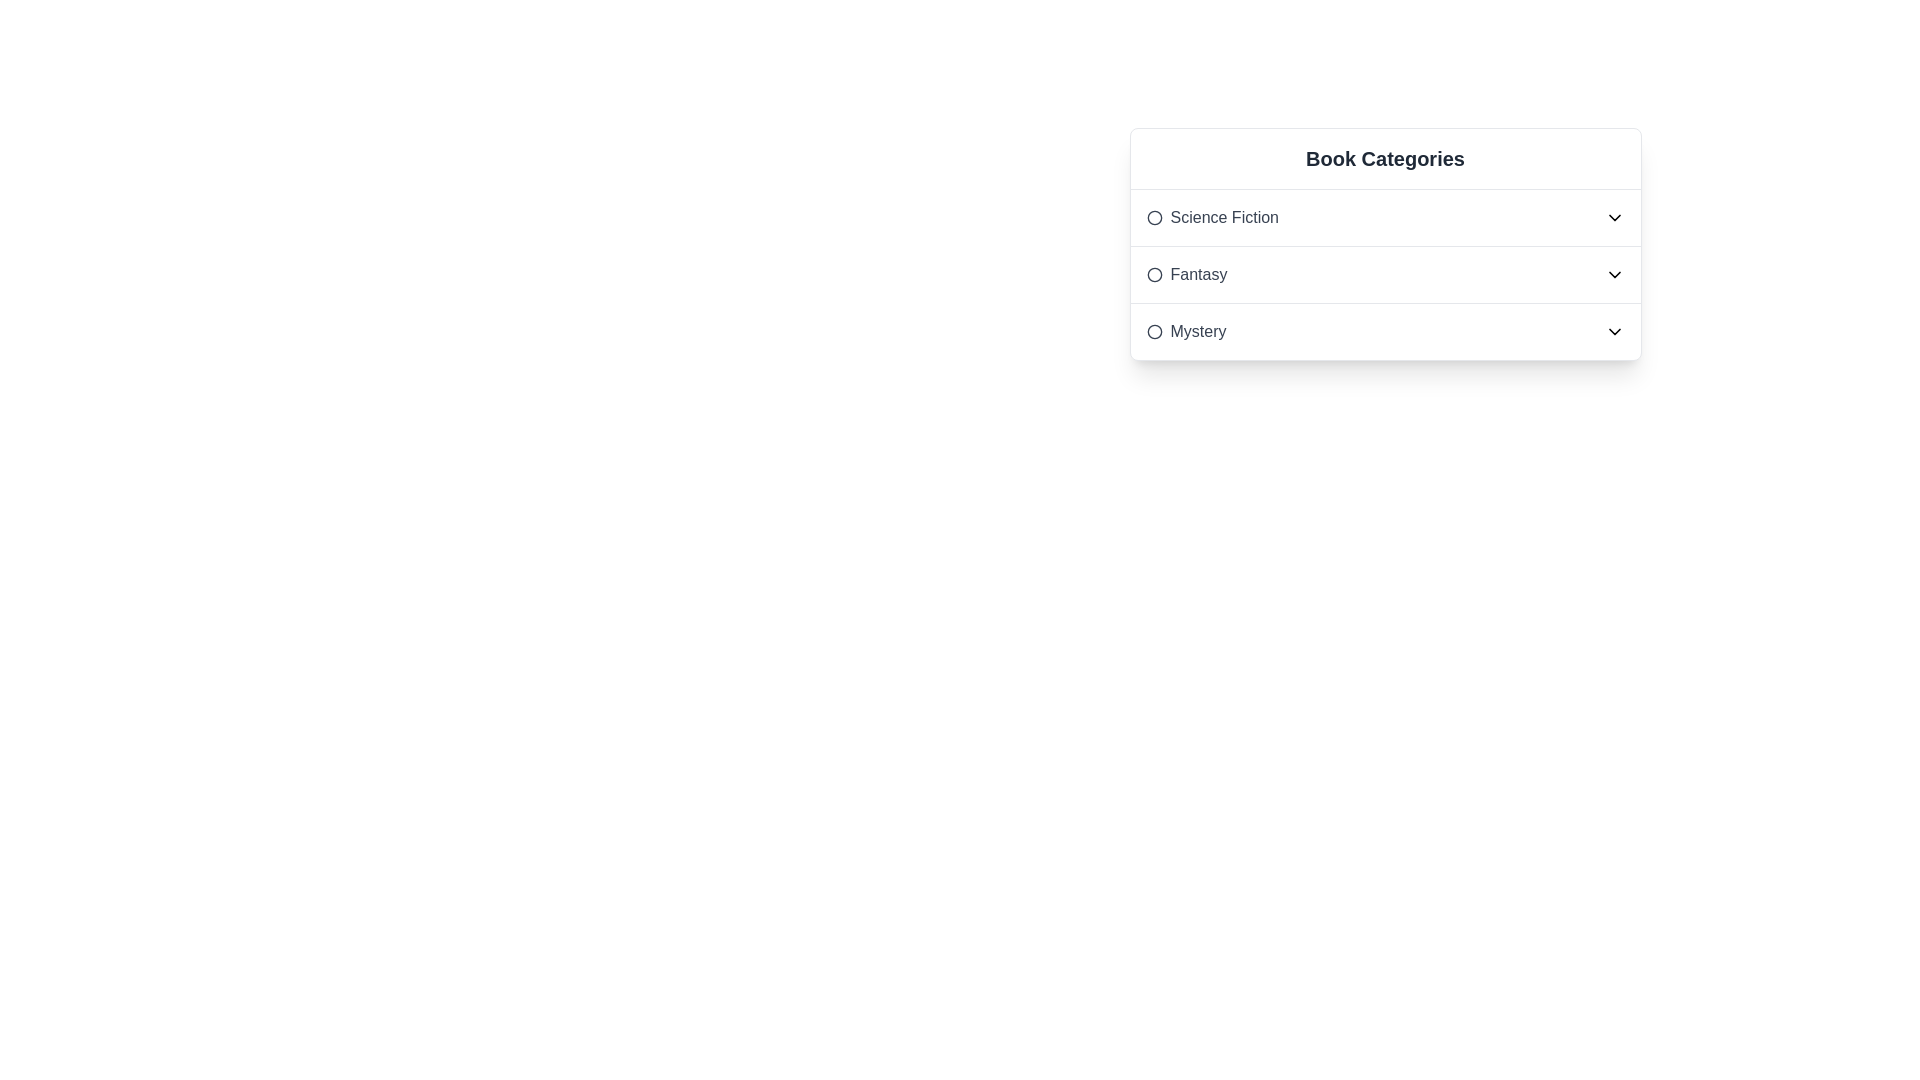  Describe the element at coordinates (1199, 274) in the screenshot. I see `the radio button associated with the 'Fantasy' category in the 'Book Categories' list` at that location.